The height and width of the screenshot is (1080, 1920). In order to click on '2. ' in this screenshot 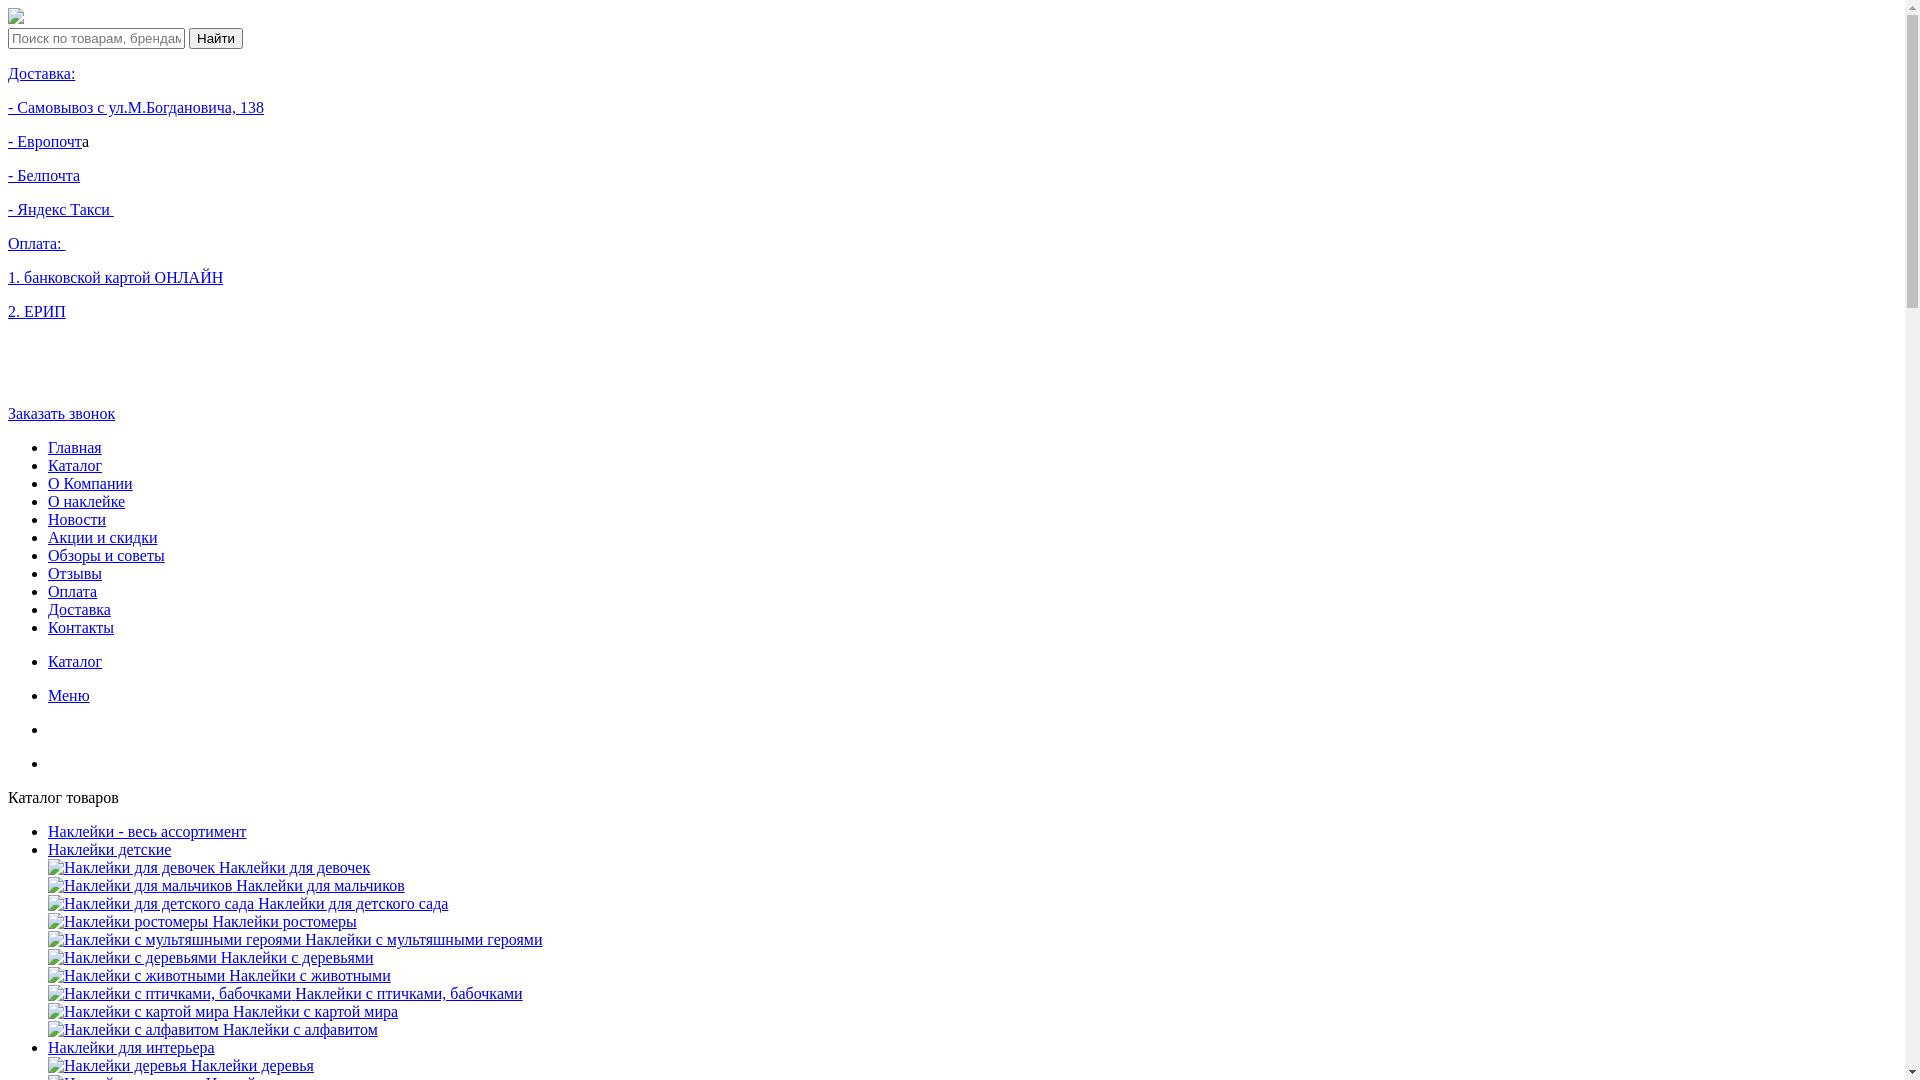, I will do `click(15, 311)`.